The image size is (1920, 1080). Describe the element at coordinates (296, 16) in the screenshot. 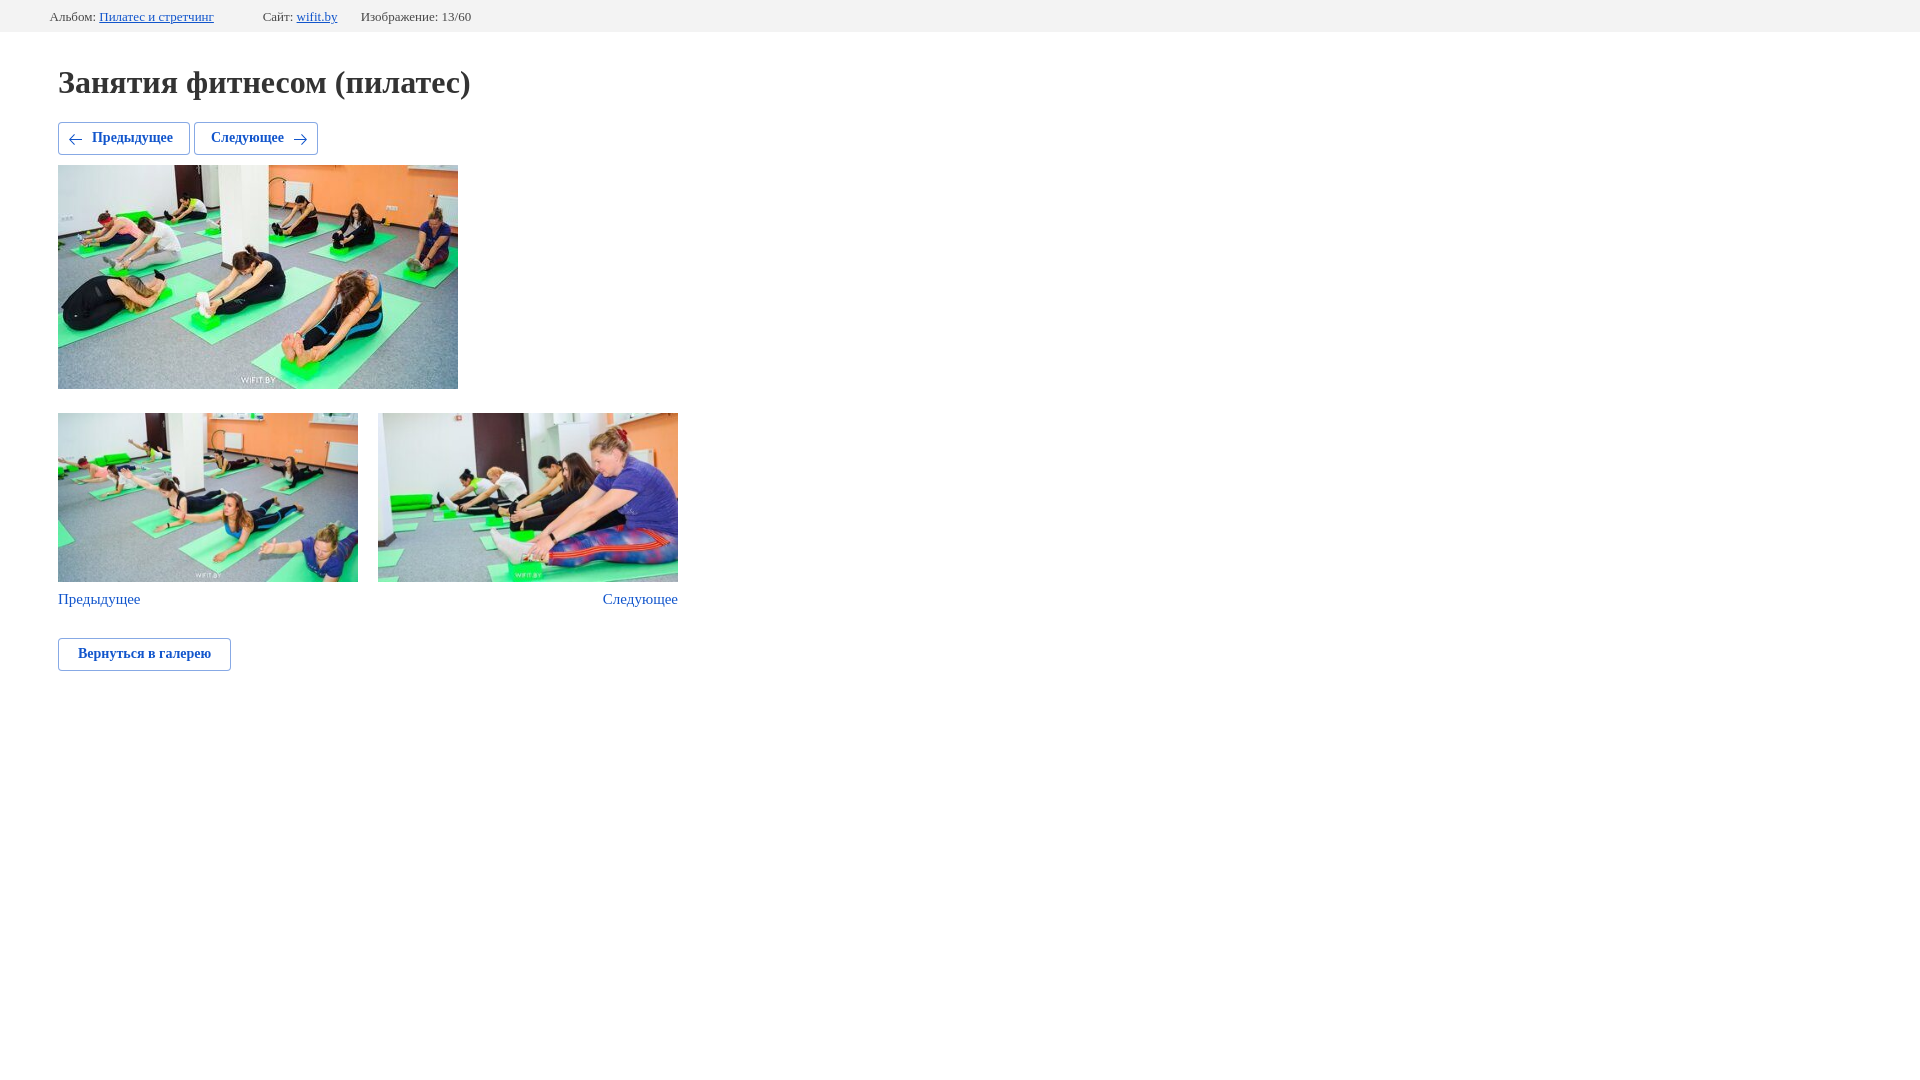

I see `'wifit.by'` at that location.